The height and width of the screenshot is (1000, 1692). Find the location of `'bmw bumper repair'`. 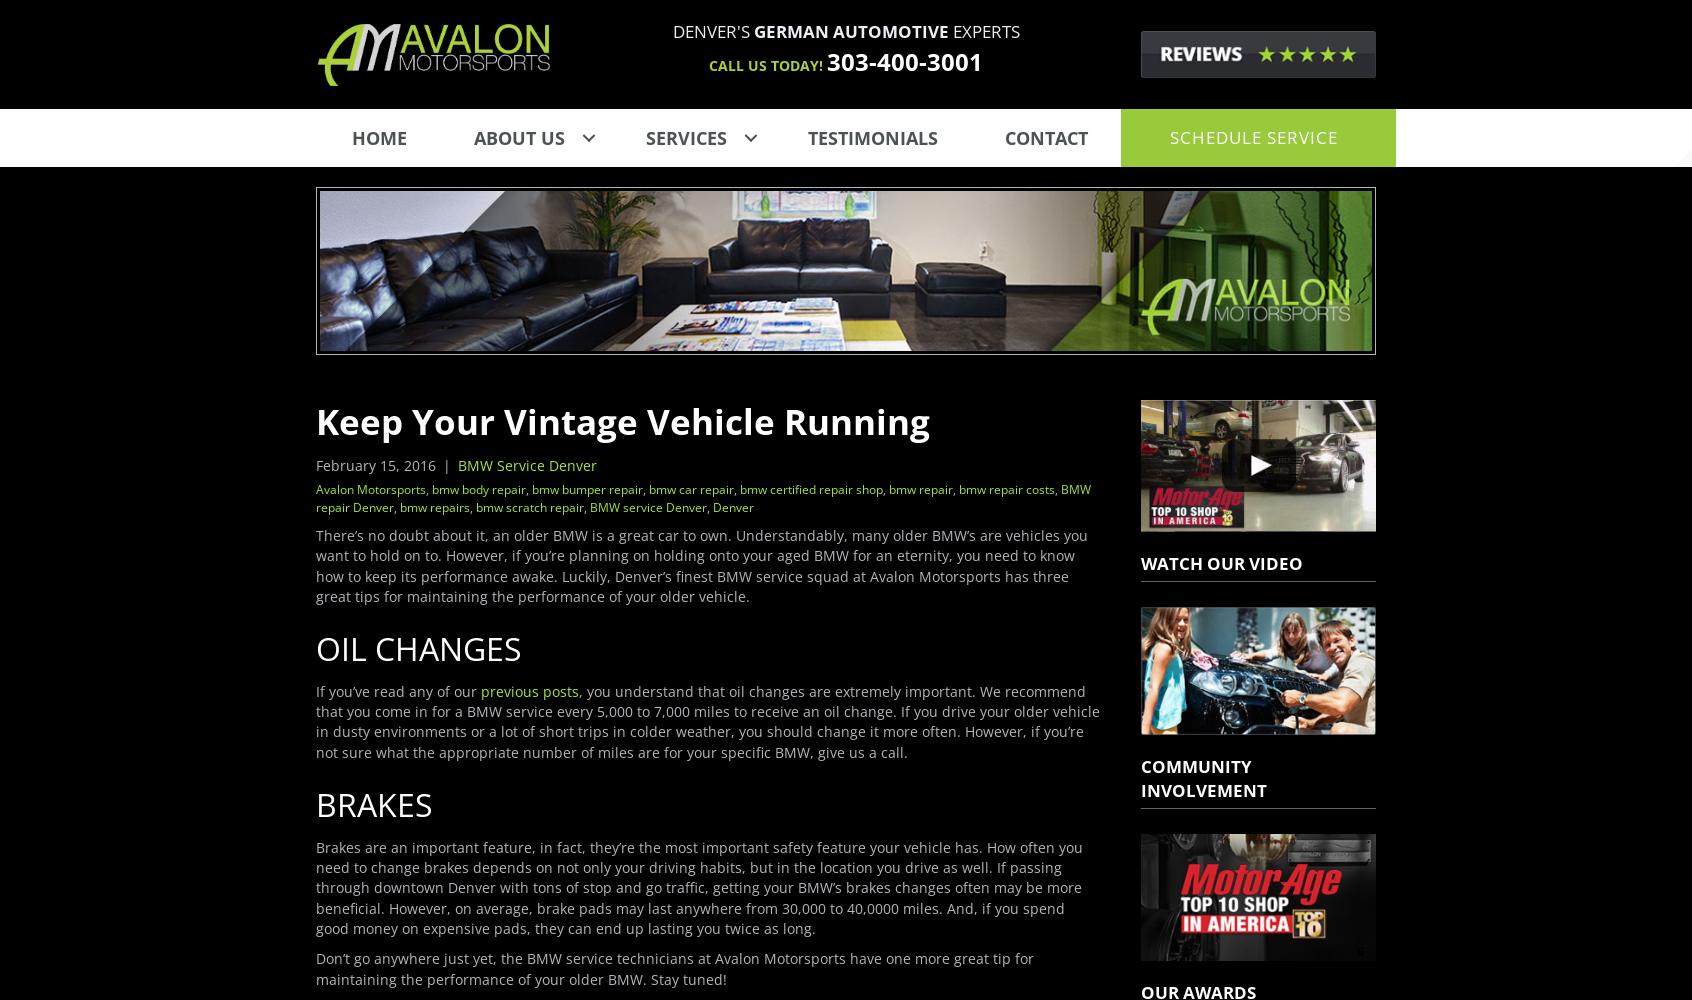

'bmw bumper repair' is located at coordinates (586, 488).